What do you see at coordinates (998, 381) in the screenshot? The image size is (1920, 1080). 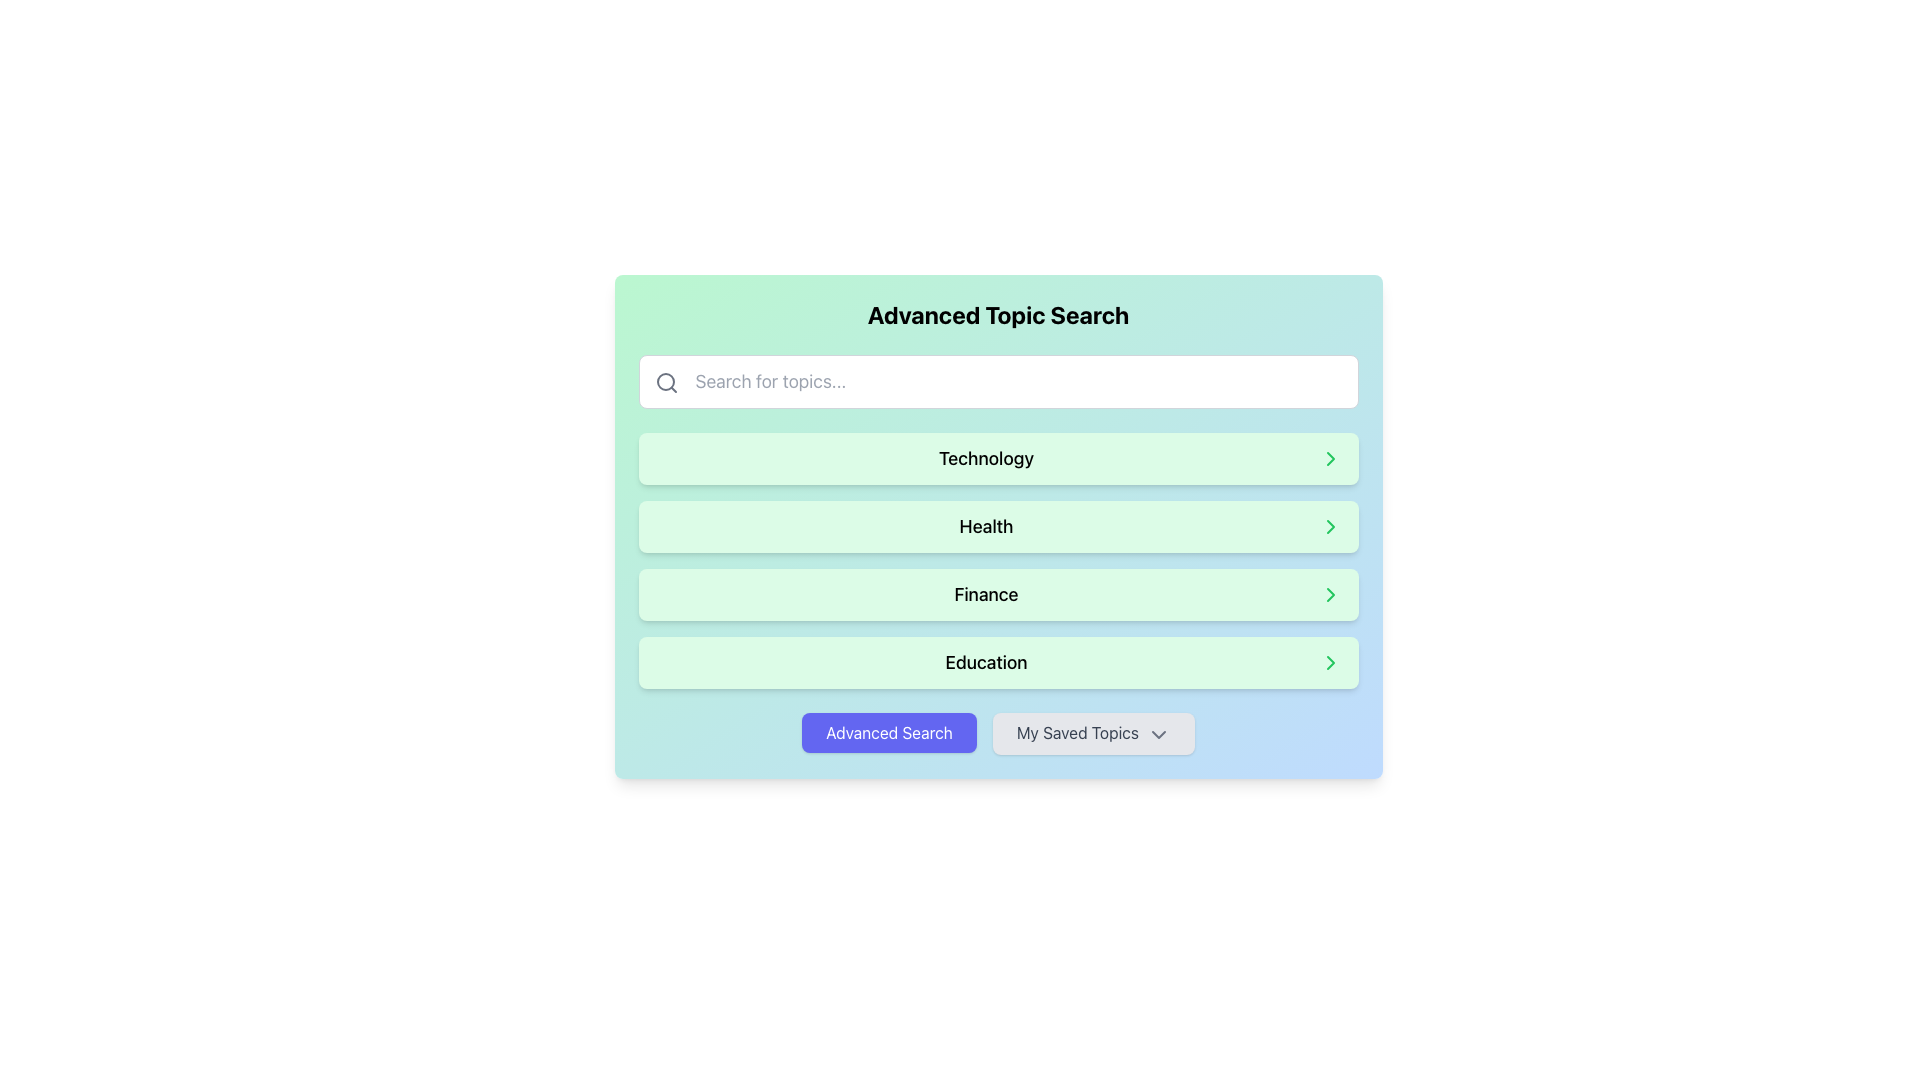 I see `the search input field located below the 'Advanced Topic Search' title, using keyboard navigation to type a query` at bounding box center [998, 381].